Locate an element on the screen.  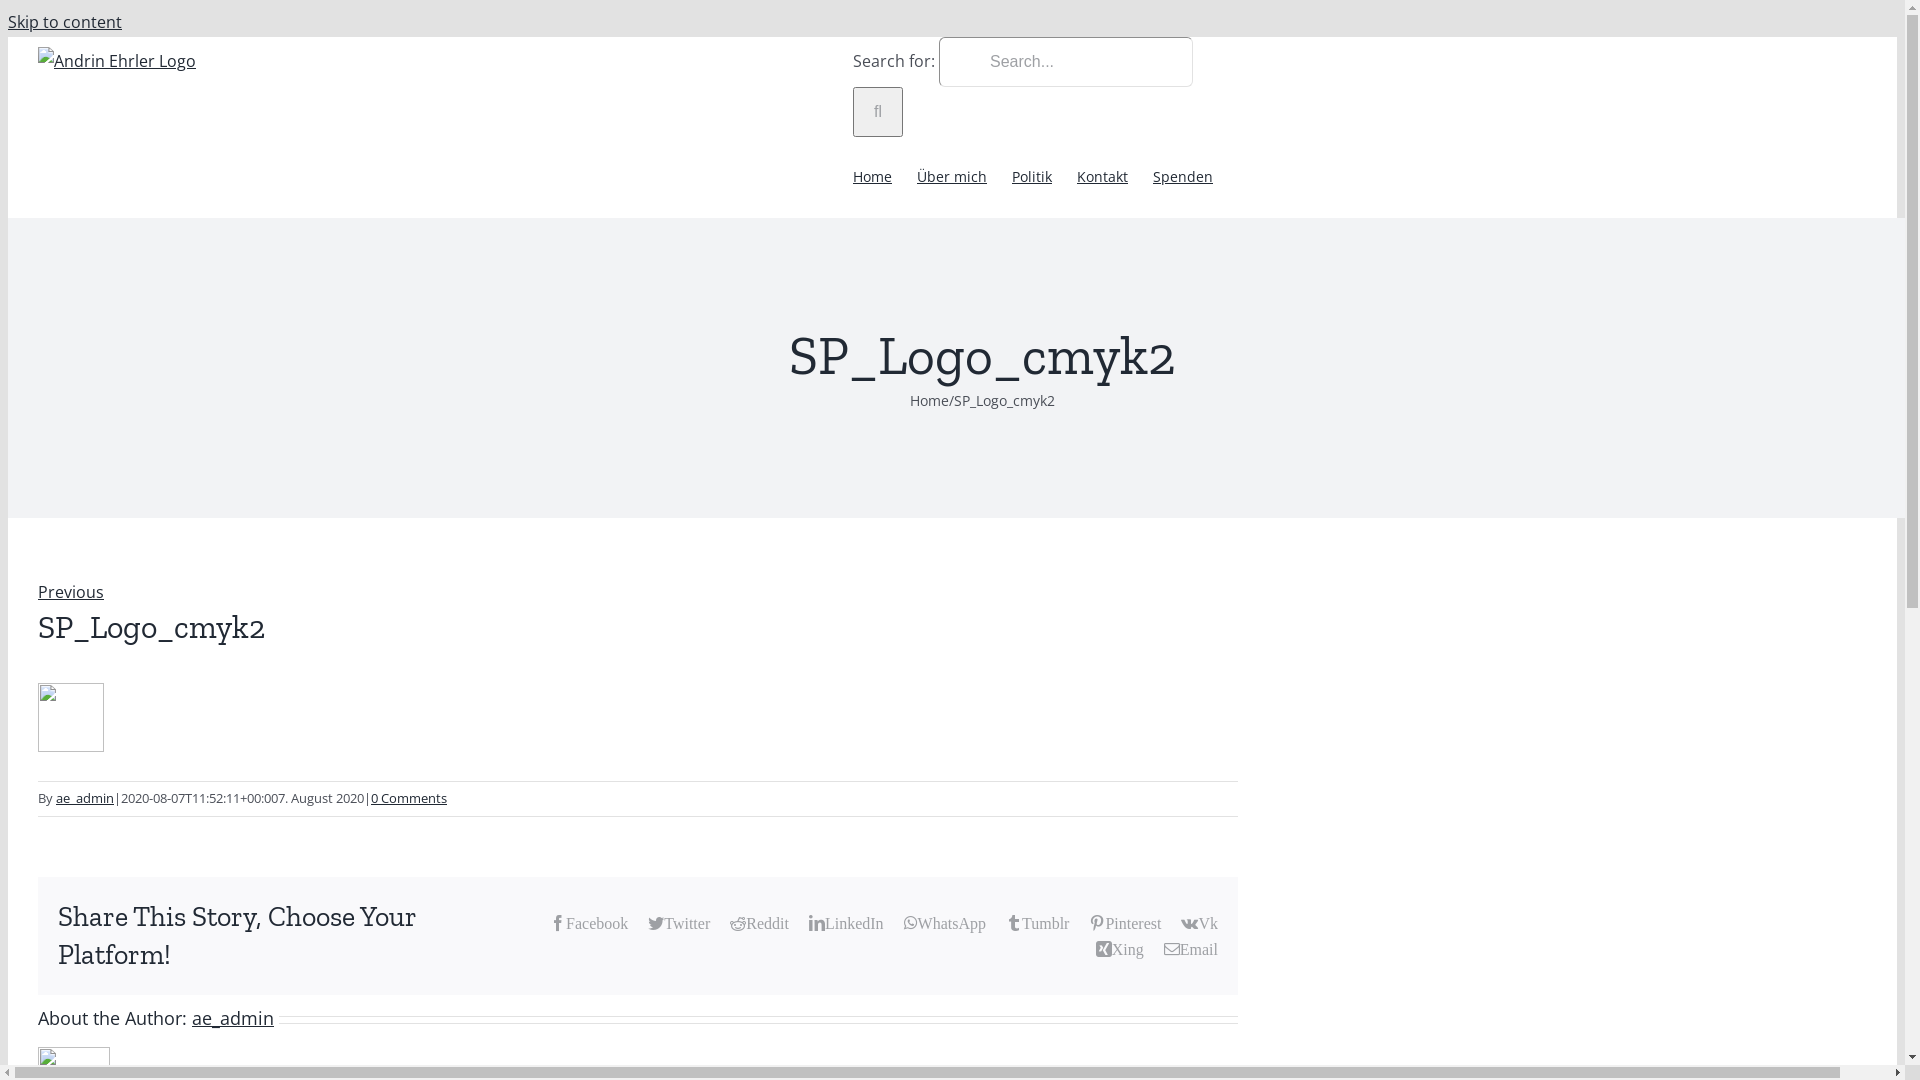
'Twitter' is located at coordinates (678, 922).